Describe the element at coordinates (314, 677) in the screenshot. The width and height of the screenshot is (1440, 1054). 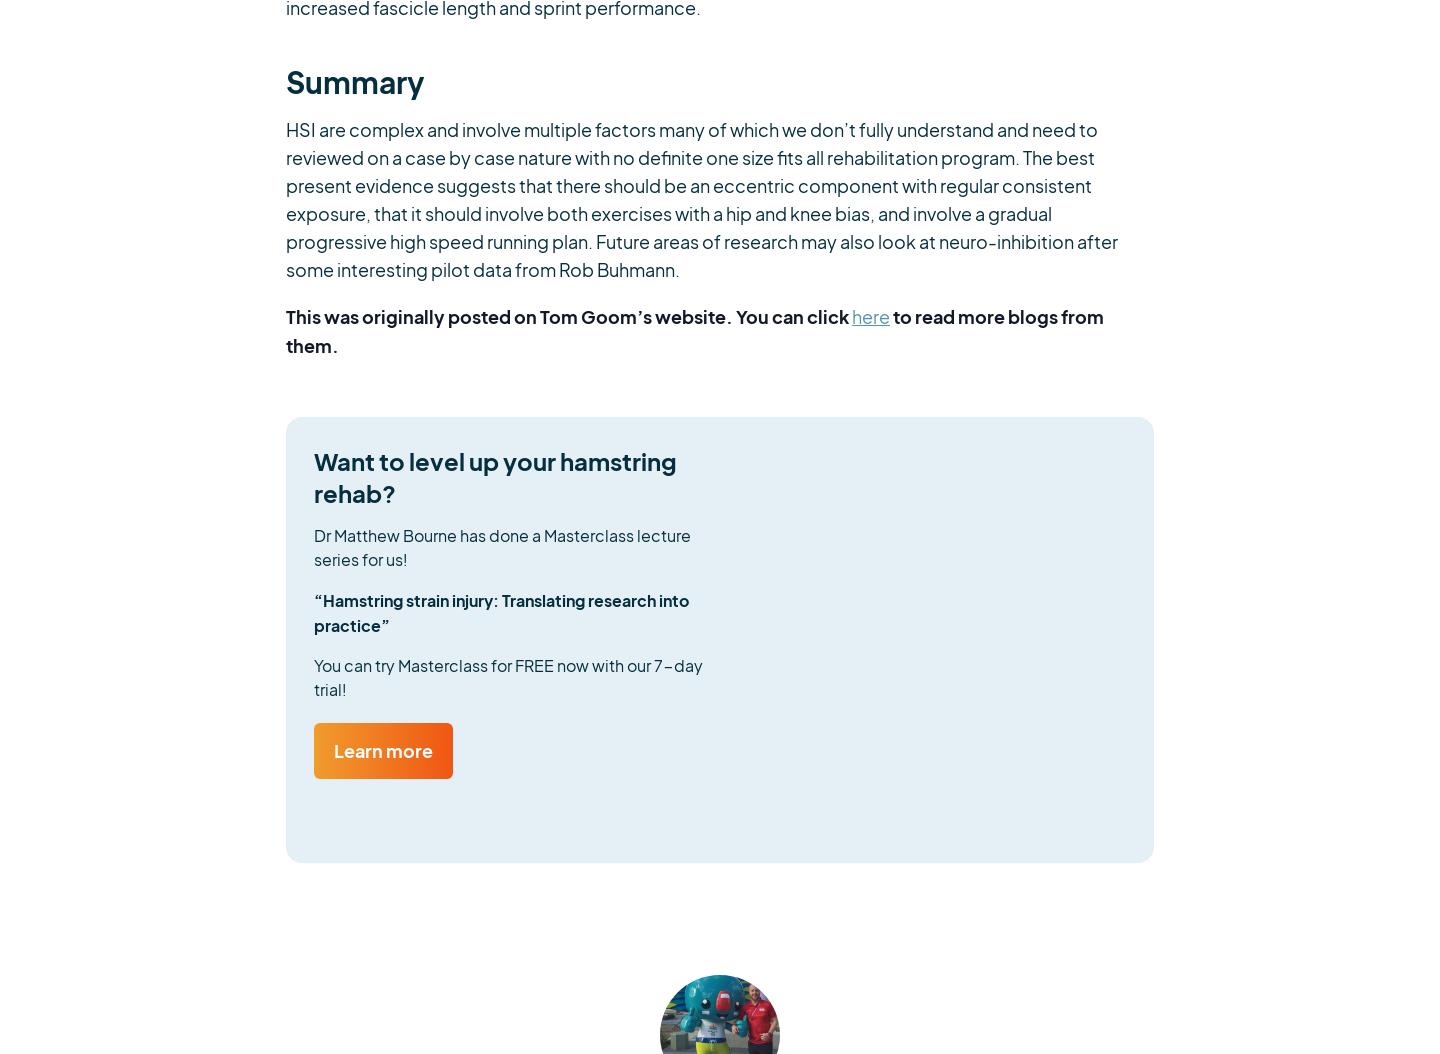
I see `'You can try Masterclass for FREE now with our 7-day trial!'` at that location.